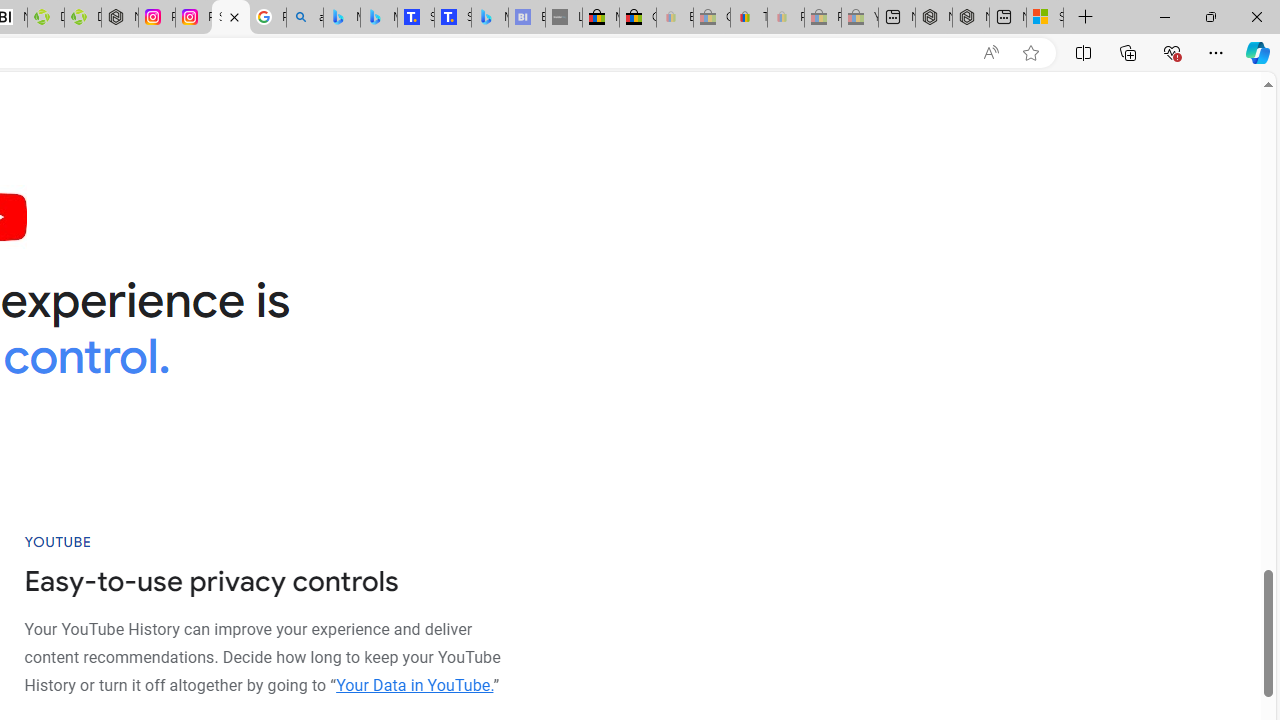 The width and height of the screenshot is (1280, 720). I want to click on 'Microsoft Bing Travel - Shangri-La Hotel Bangkok', so click(490, 17).